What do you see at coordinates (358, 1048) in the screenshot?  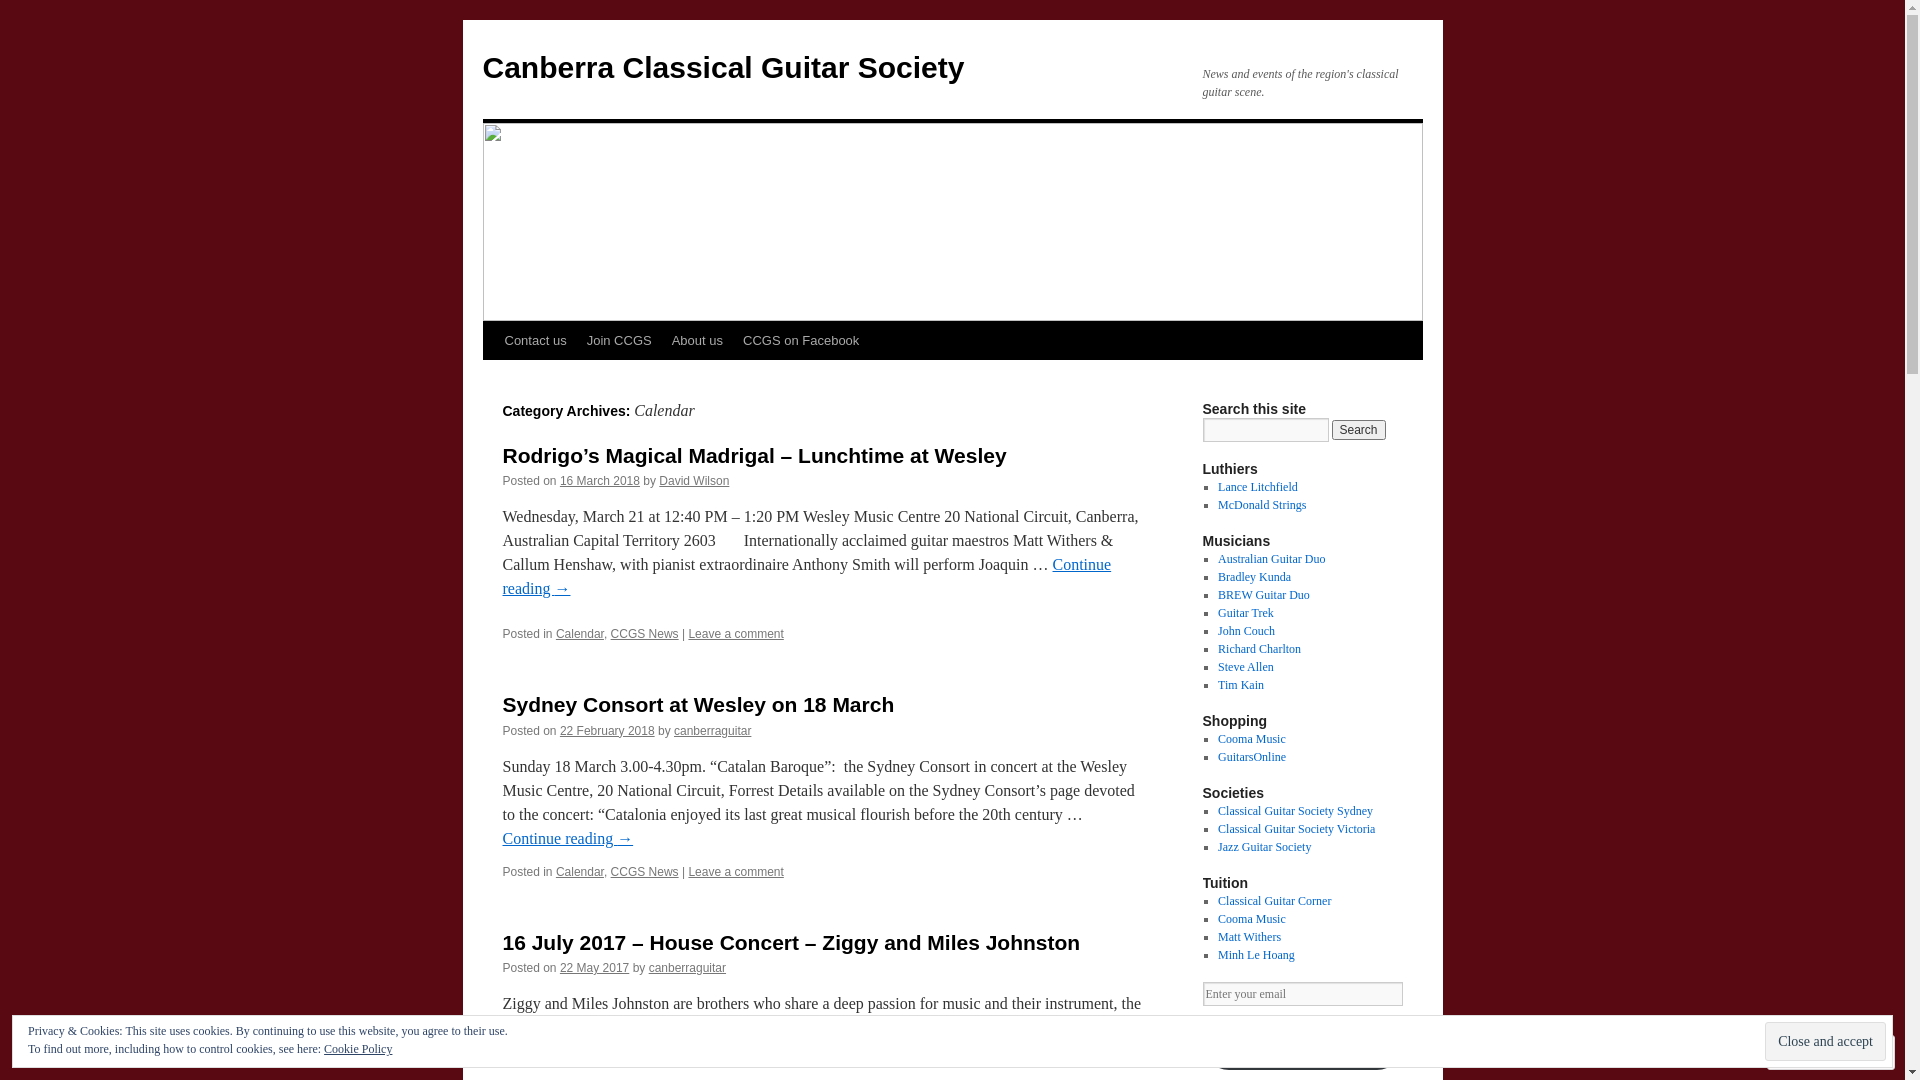 I see `'Cookie Policy'` at bounding box center [358, 1048].